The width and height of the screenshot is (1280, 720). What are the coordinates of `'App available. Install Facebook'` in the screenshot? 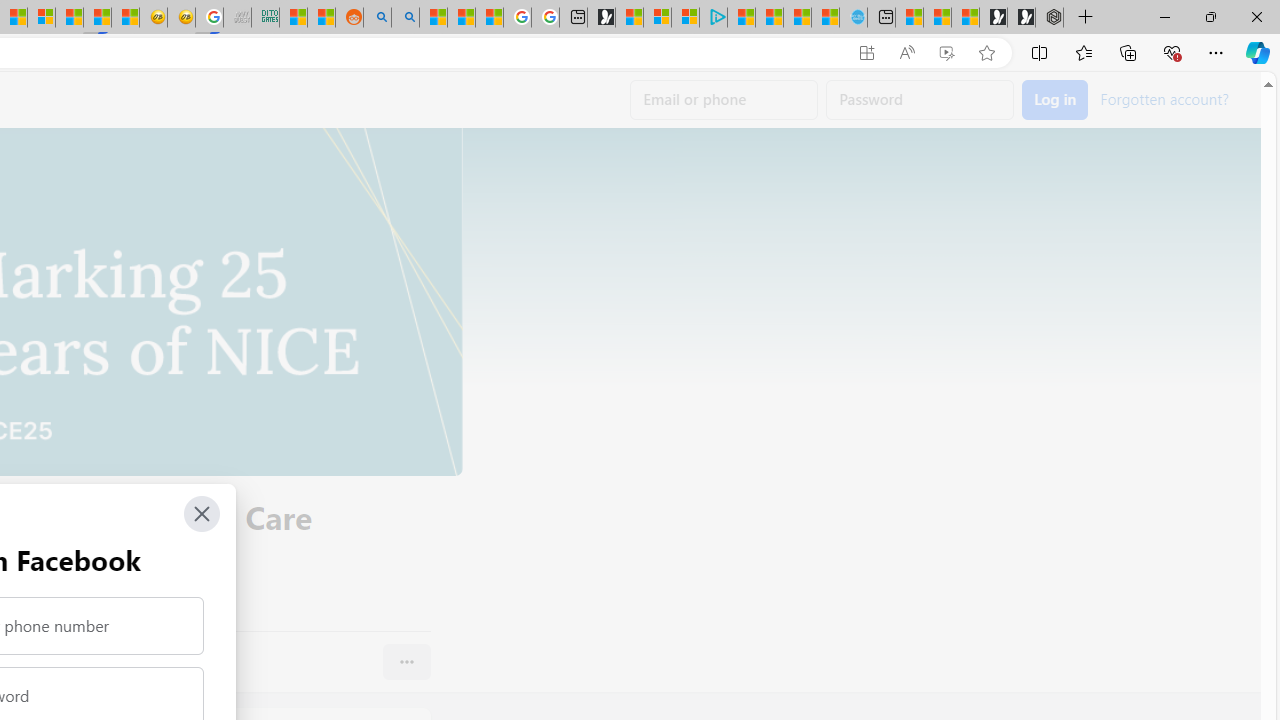 It's located at (867, 52).